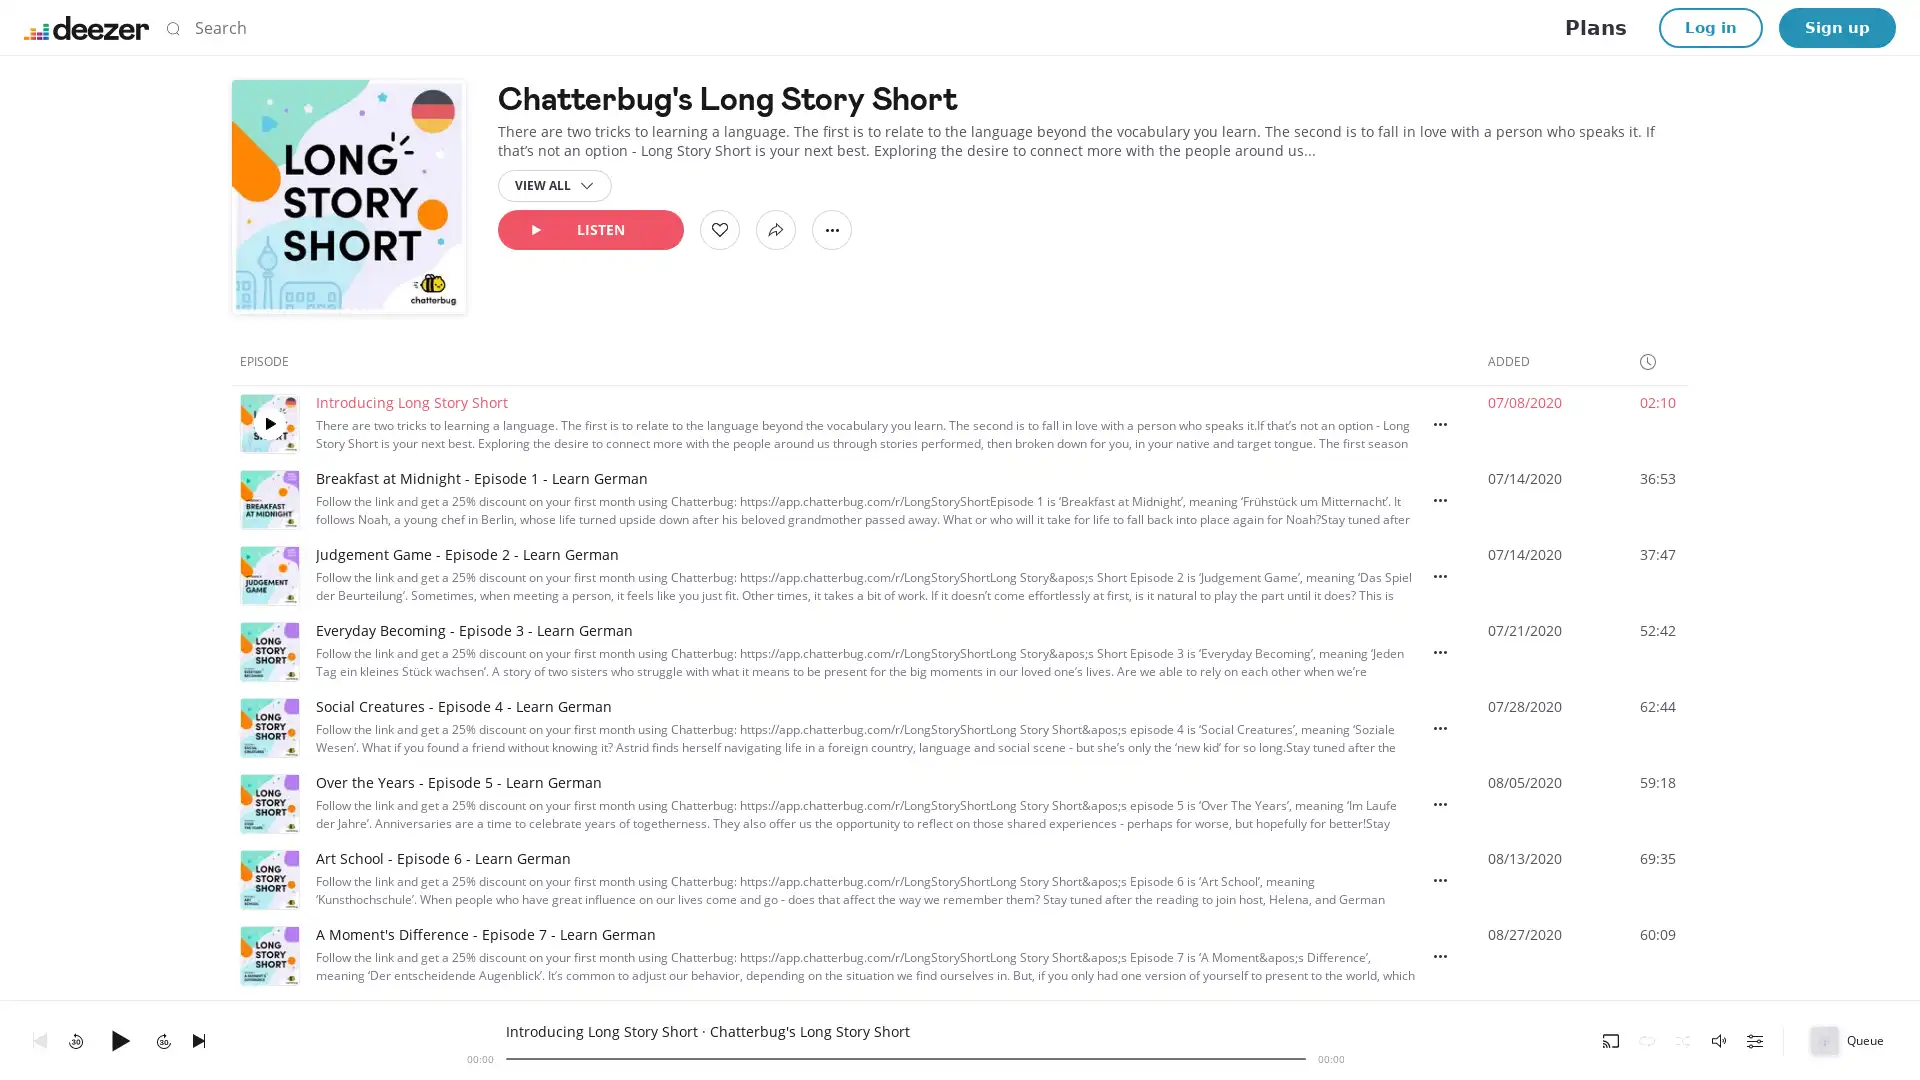  I want to click on Clear, so click(1275, 27).